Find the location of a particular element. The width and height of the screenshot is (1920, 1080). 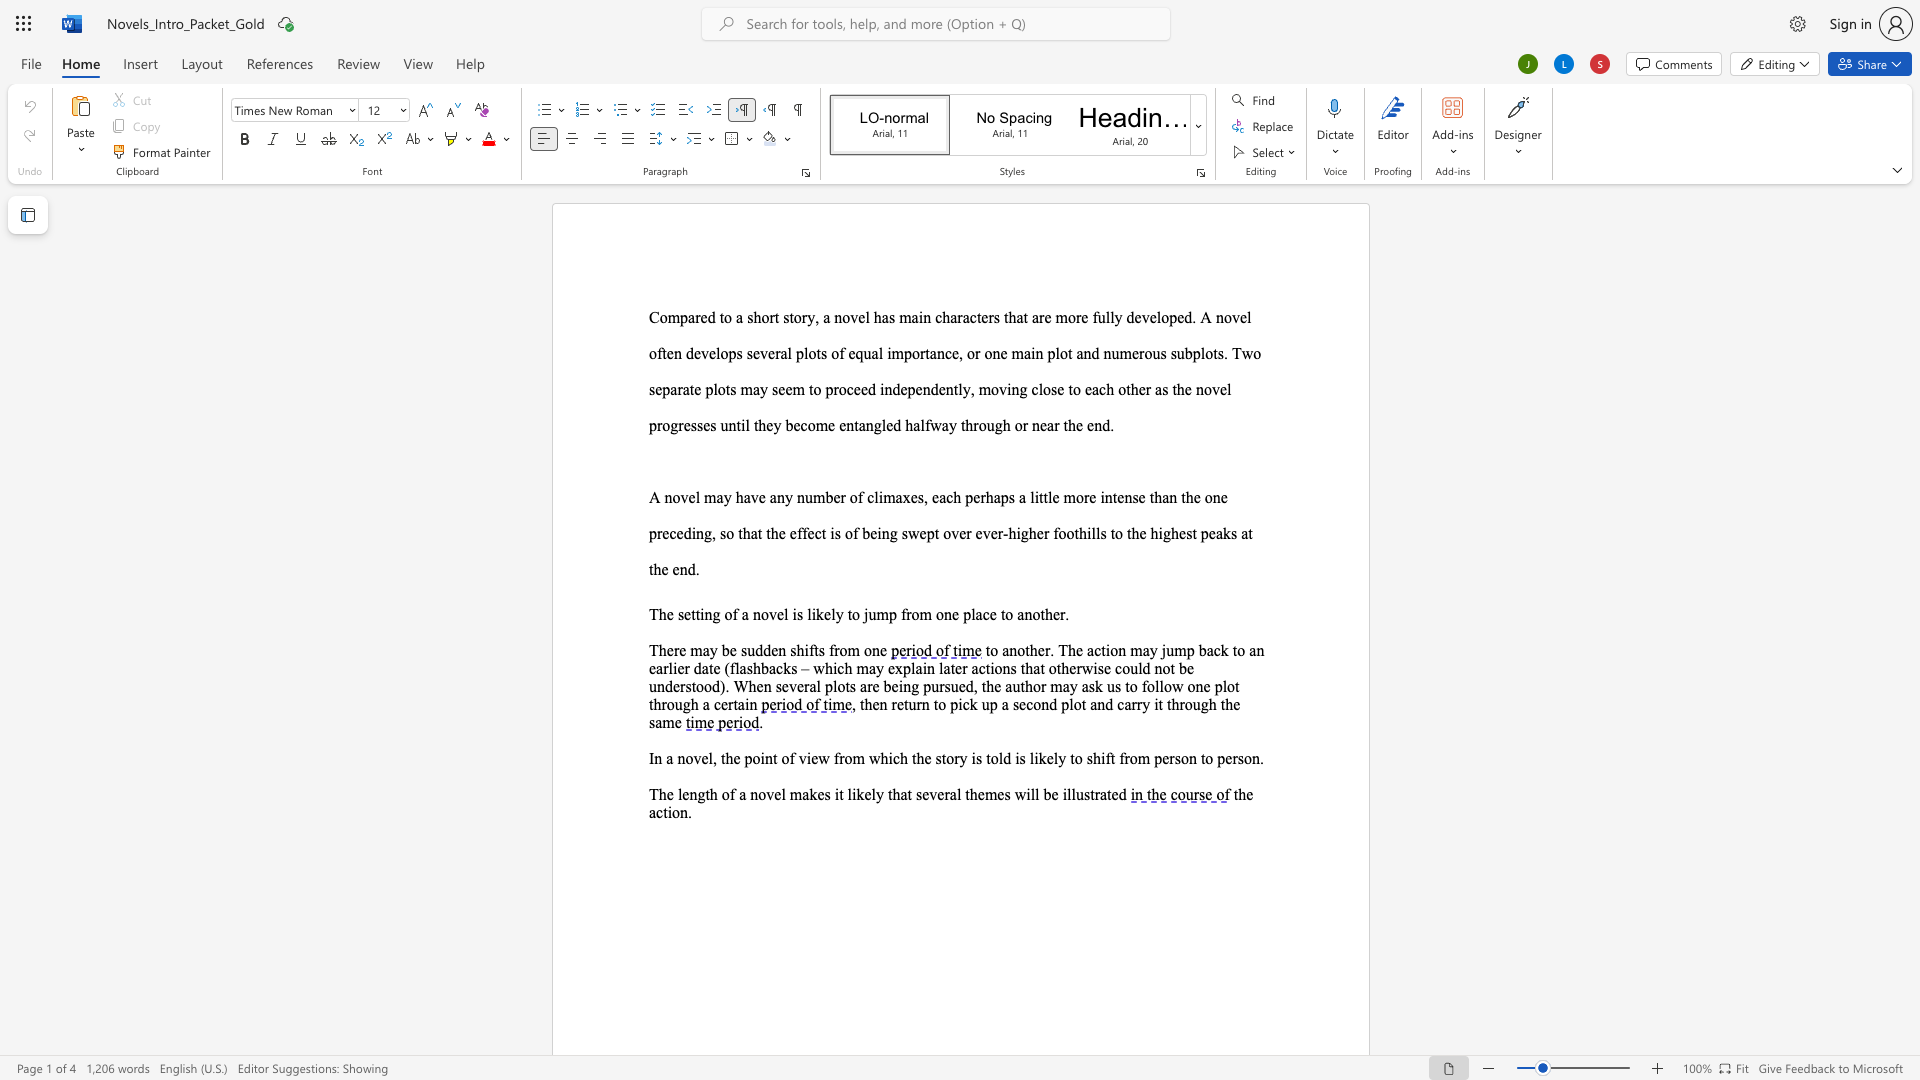

the 2th character "o" in the text is located at coordinates (868, 650).